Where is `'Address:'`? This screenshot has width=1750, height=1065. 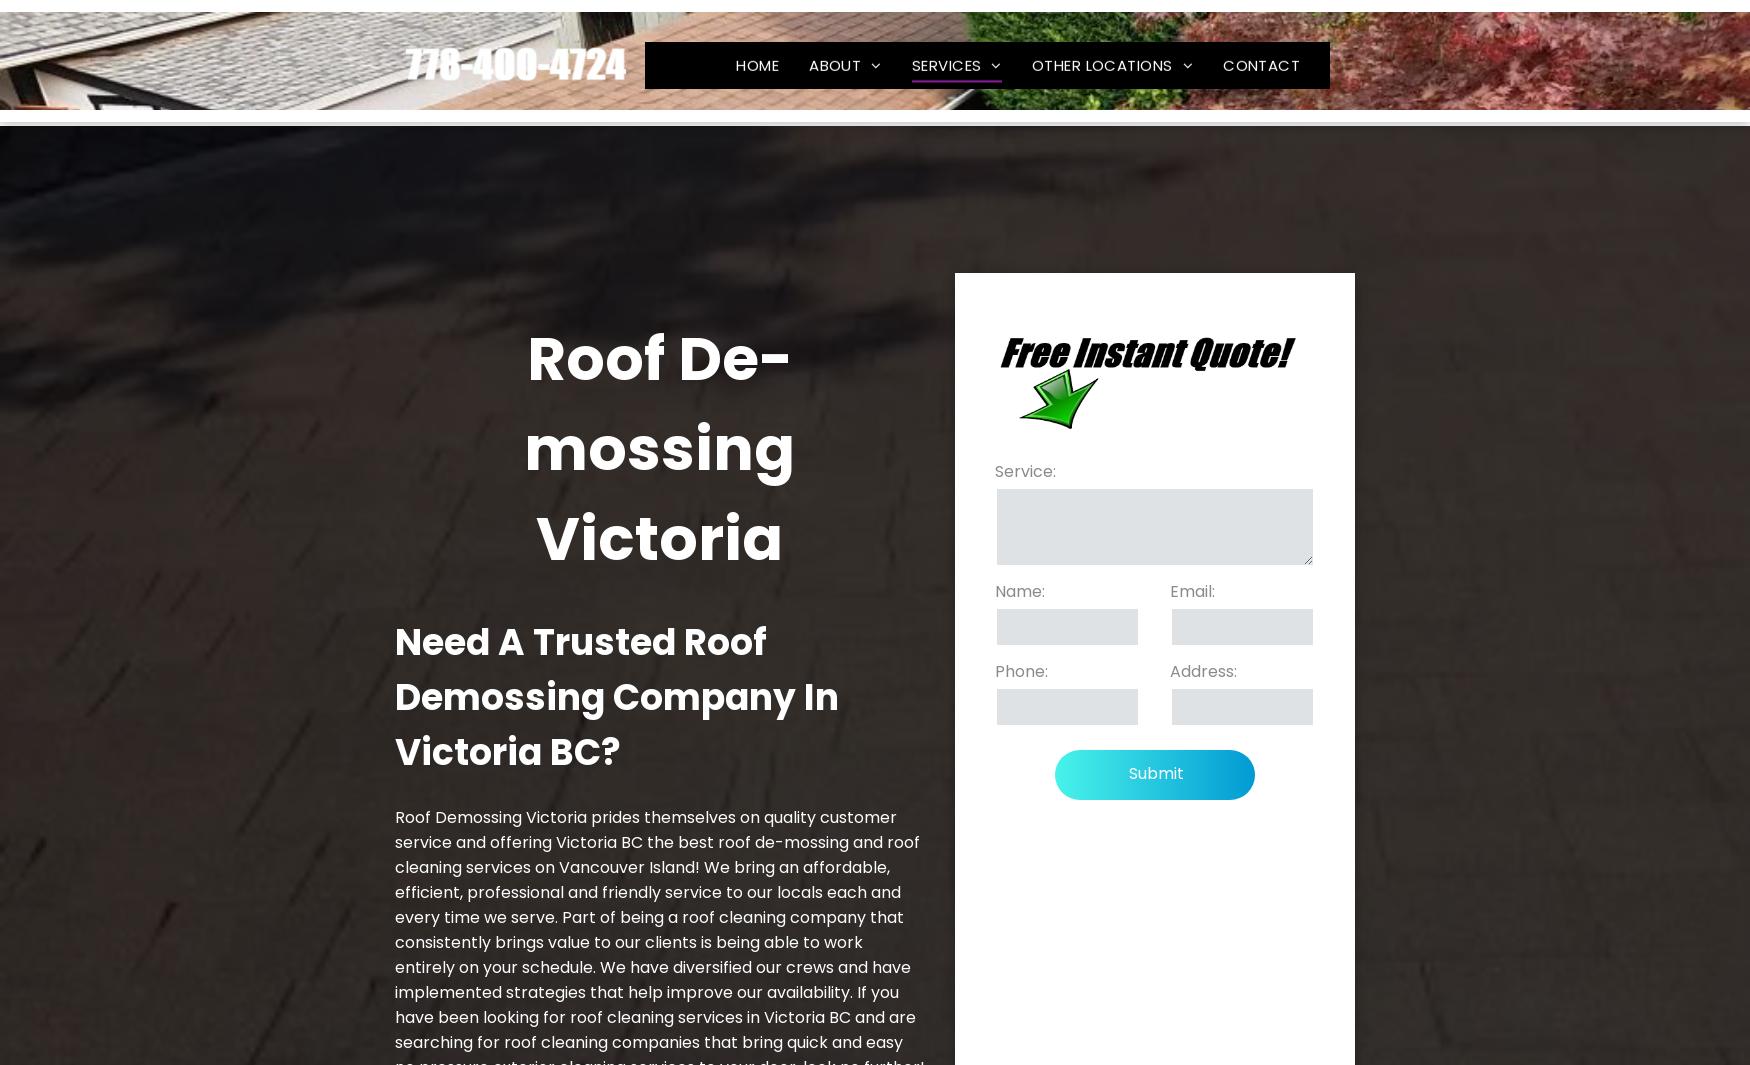 'Address:' is located at coordinates (1202, 670).